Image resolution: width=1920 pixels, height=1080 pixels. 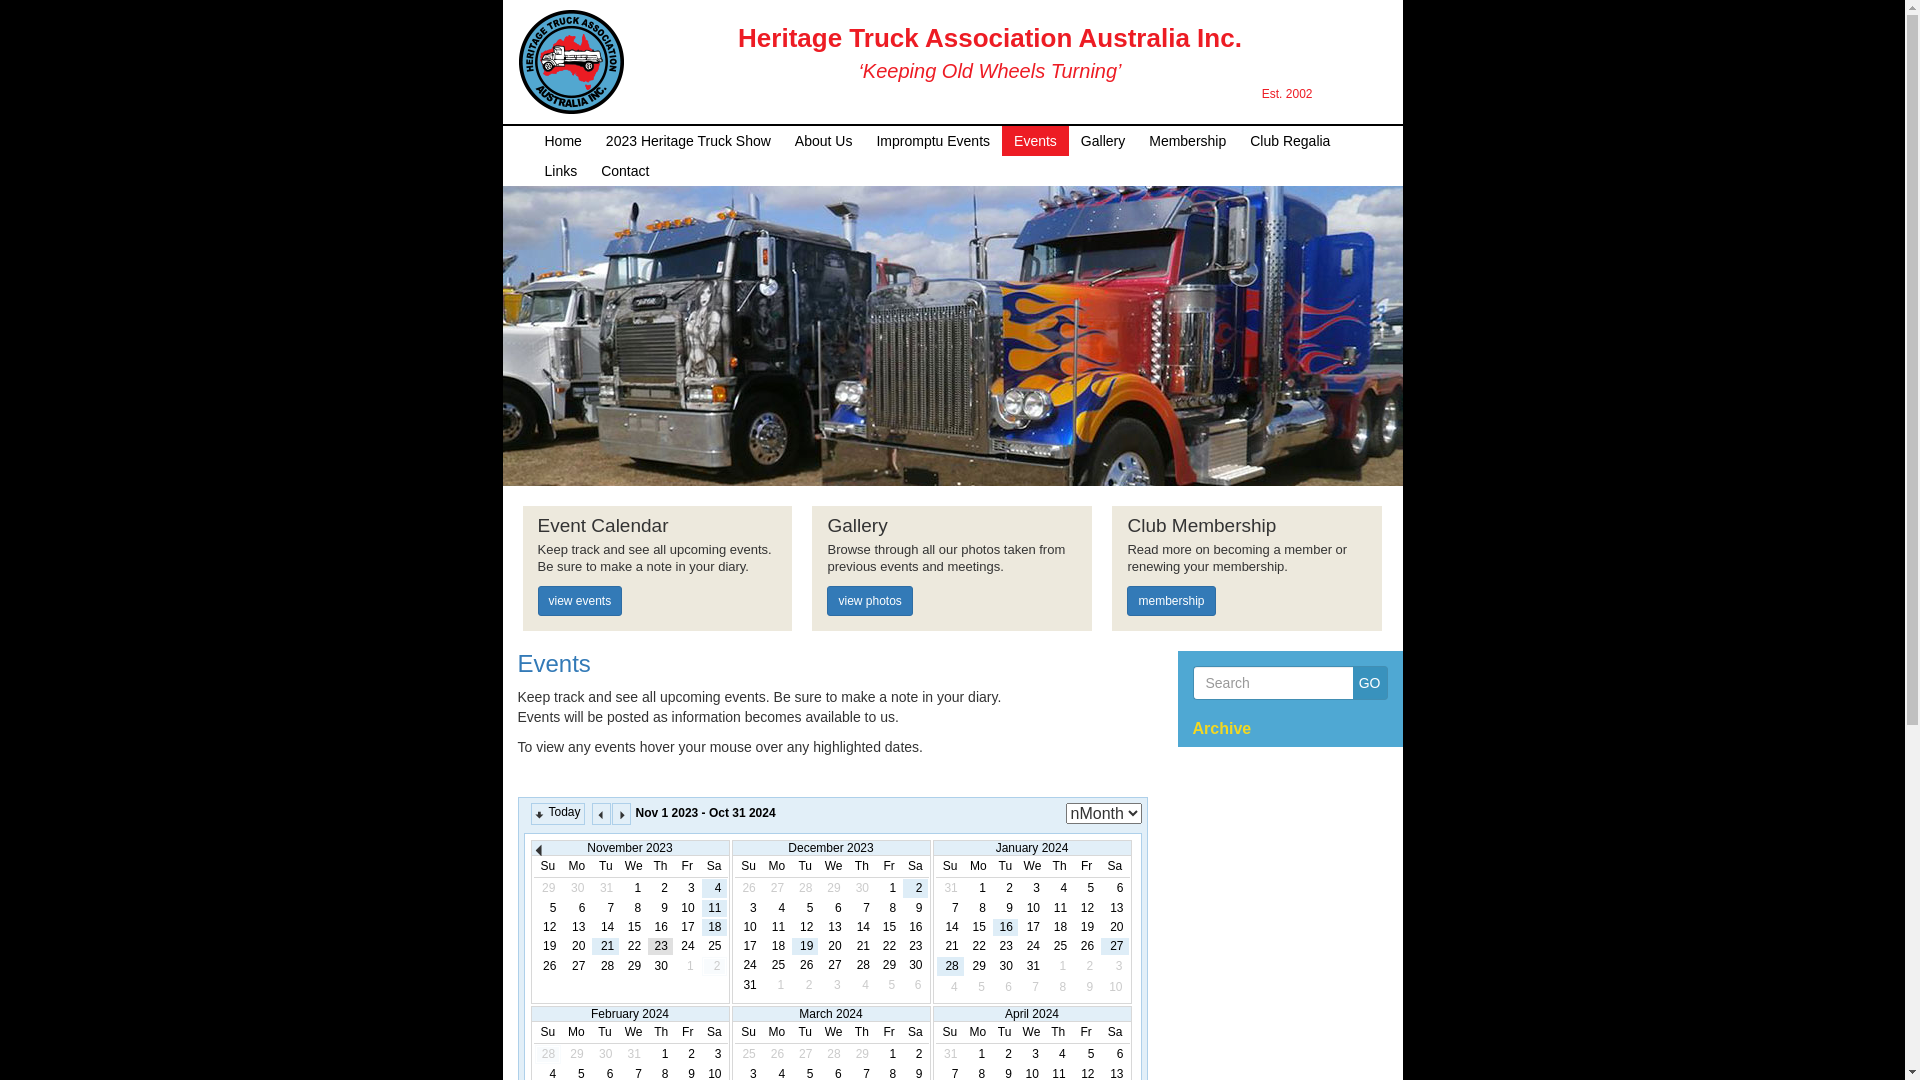 I want to click on '13', so click(x=1113, y=908).